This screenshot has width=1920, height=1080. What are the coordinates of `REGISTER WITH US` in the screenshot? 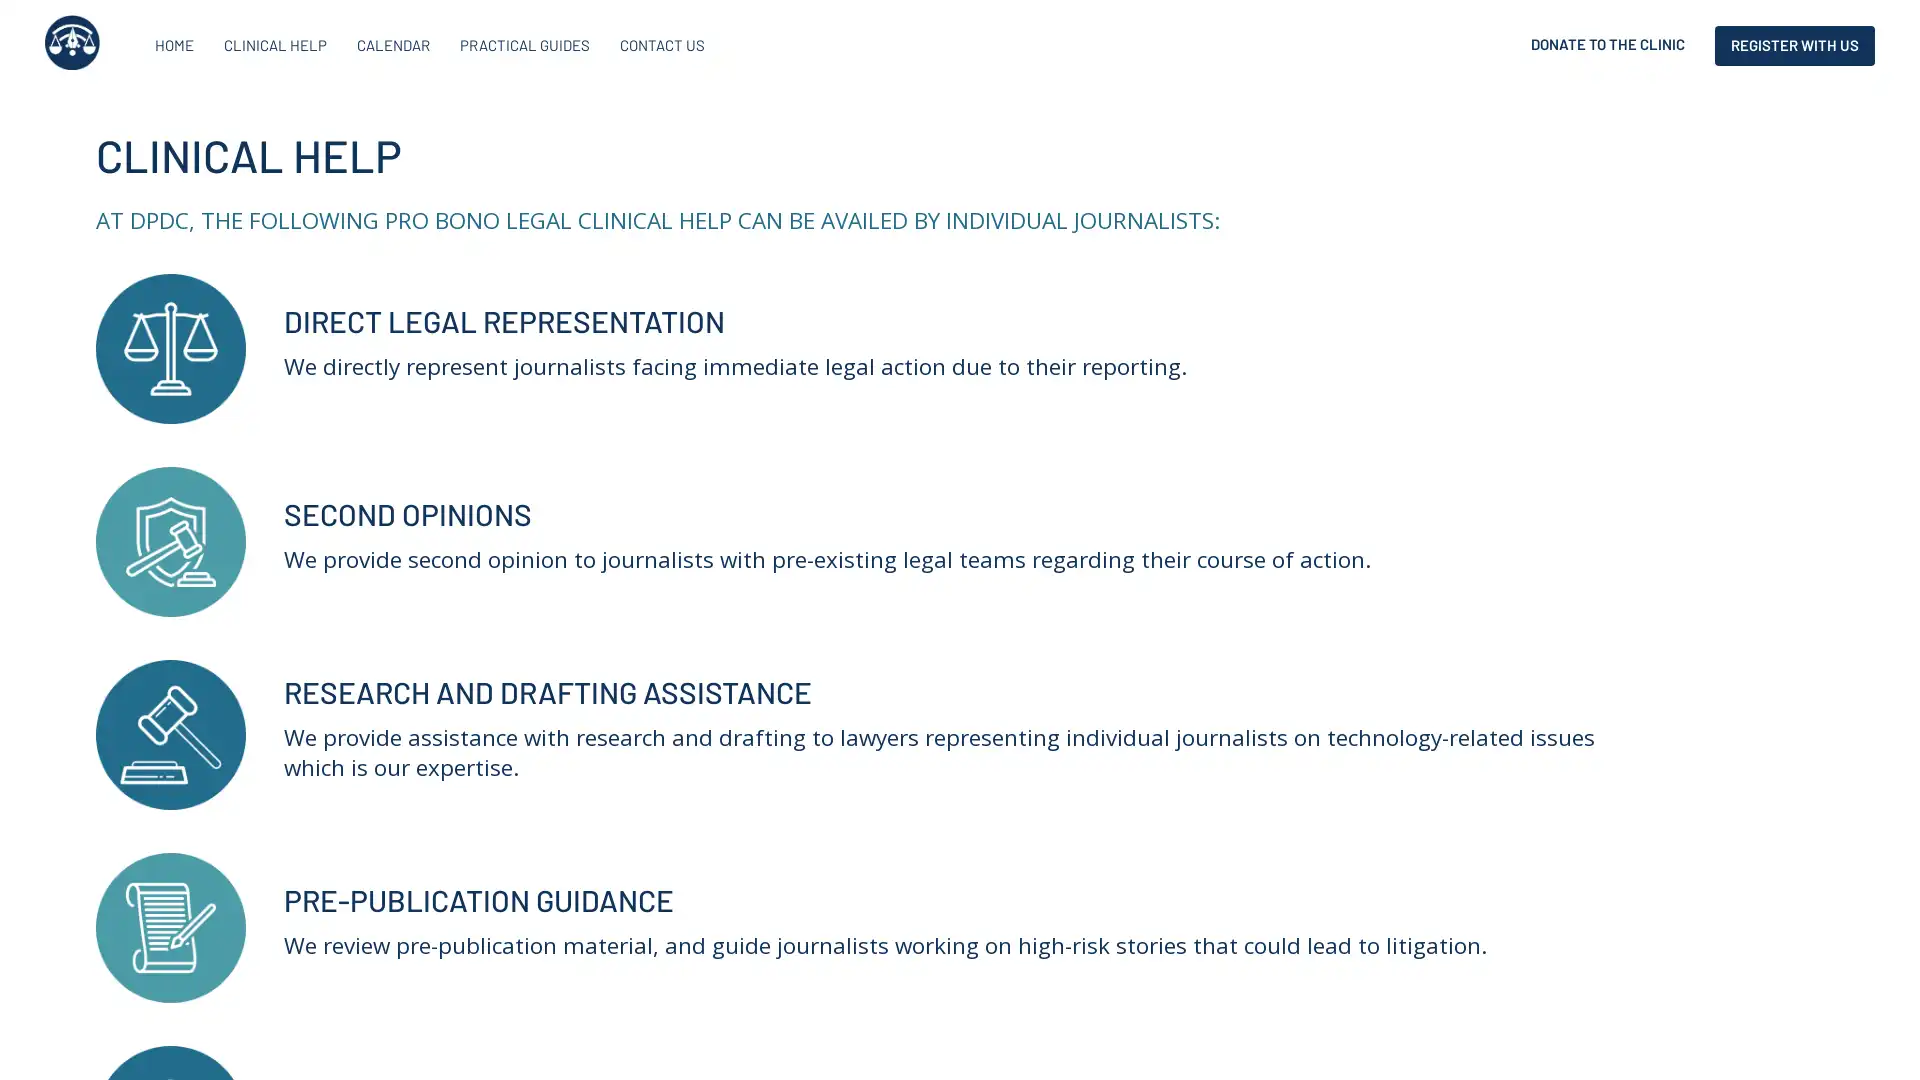 It's located at (1795, 45).